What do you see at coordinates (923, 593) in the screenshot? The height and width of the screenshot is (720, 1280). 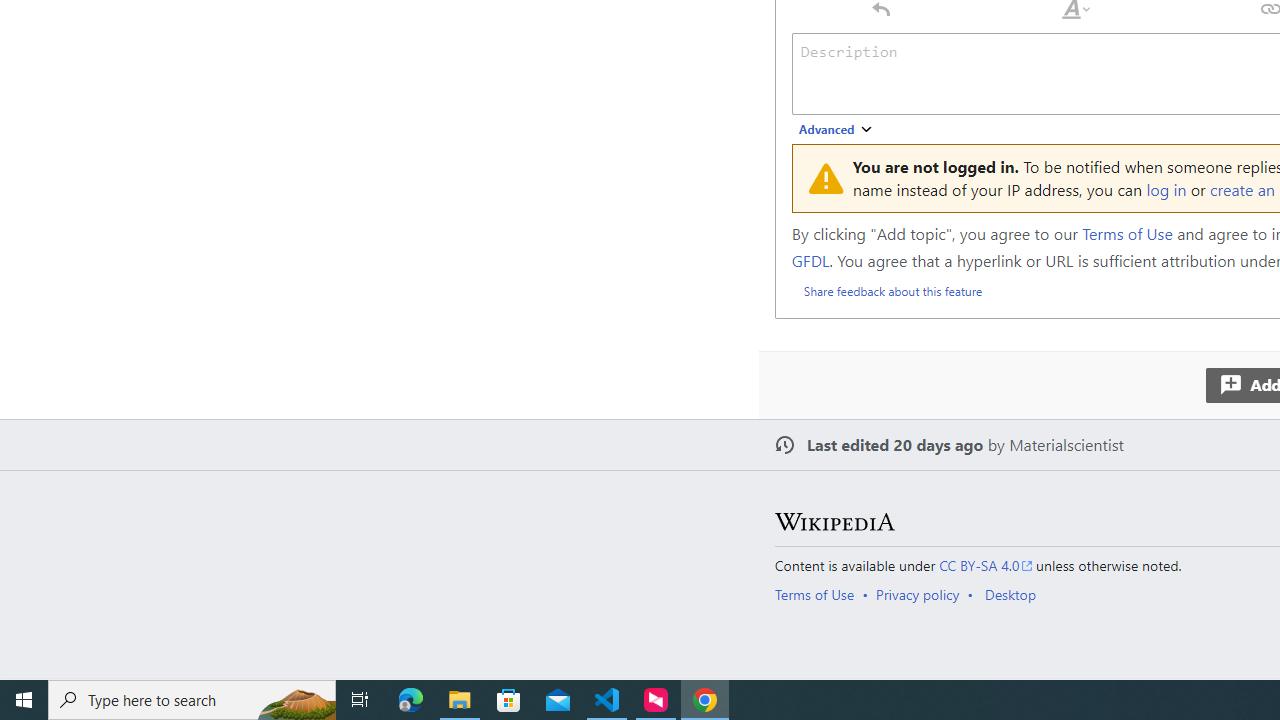 I see `'AutomationID: footer-places-privacy'` at bounding box center [923, 593].